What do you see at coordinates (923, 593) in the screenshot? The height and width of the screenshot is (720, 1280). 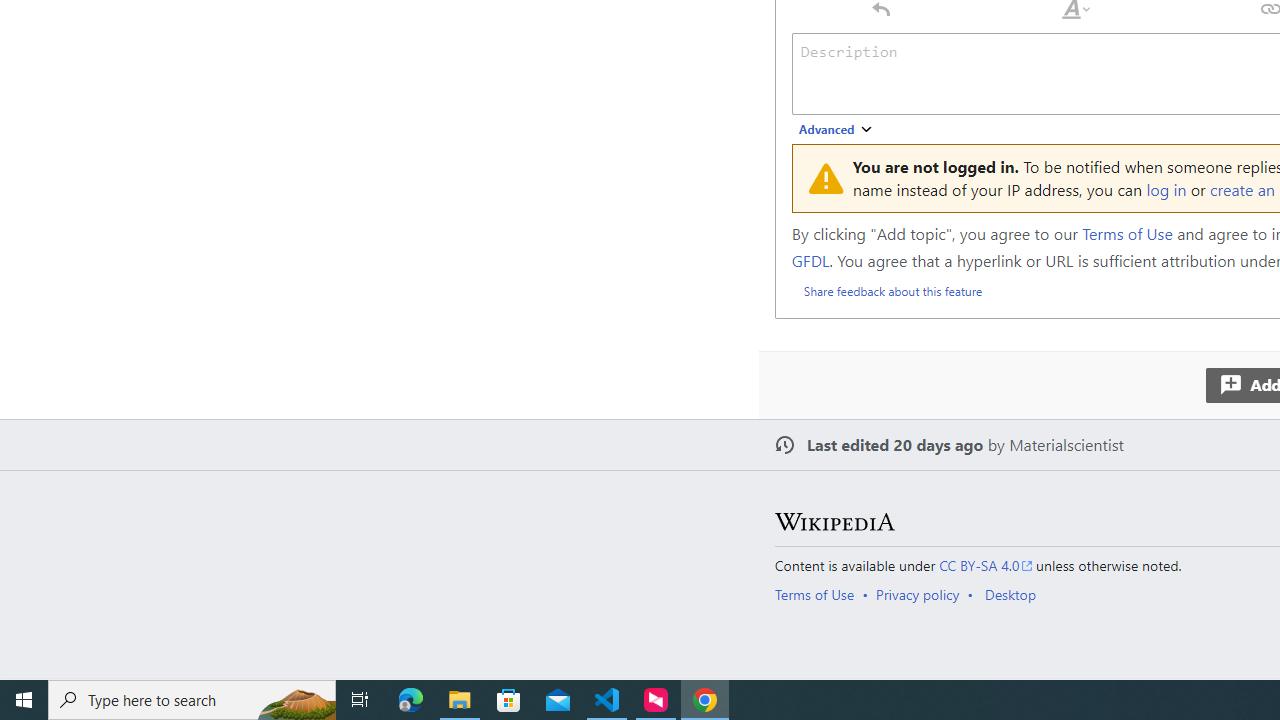 I see `'AutomationID: footer-places-privacy'` at bounding box center [923, 593].